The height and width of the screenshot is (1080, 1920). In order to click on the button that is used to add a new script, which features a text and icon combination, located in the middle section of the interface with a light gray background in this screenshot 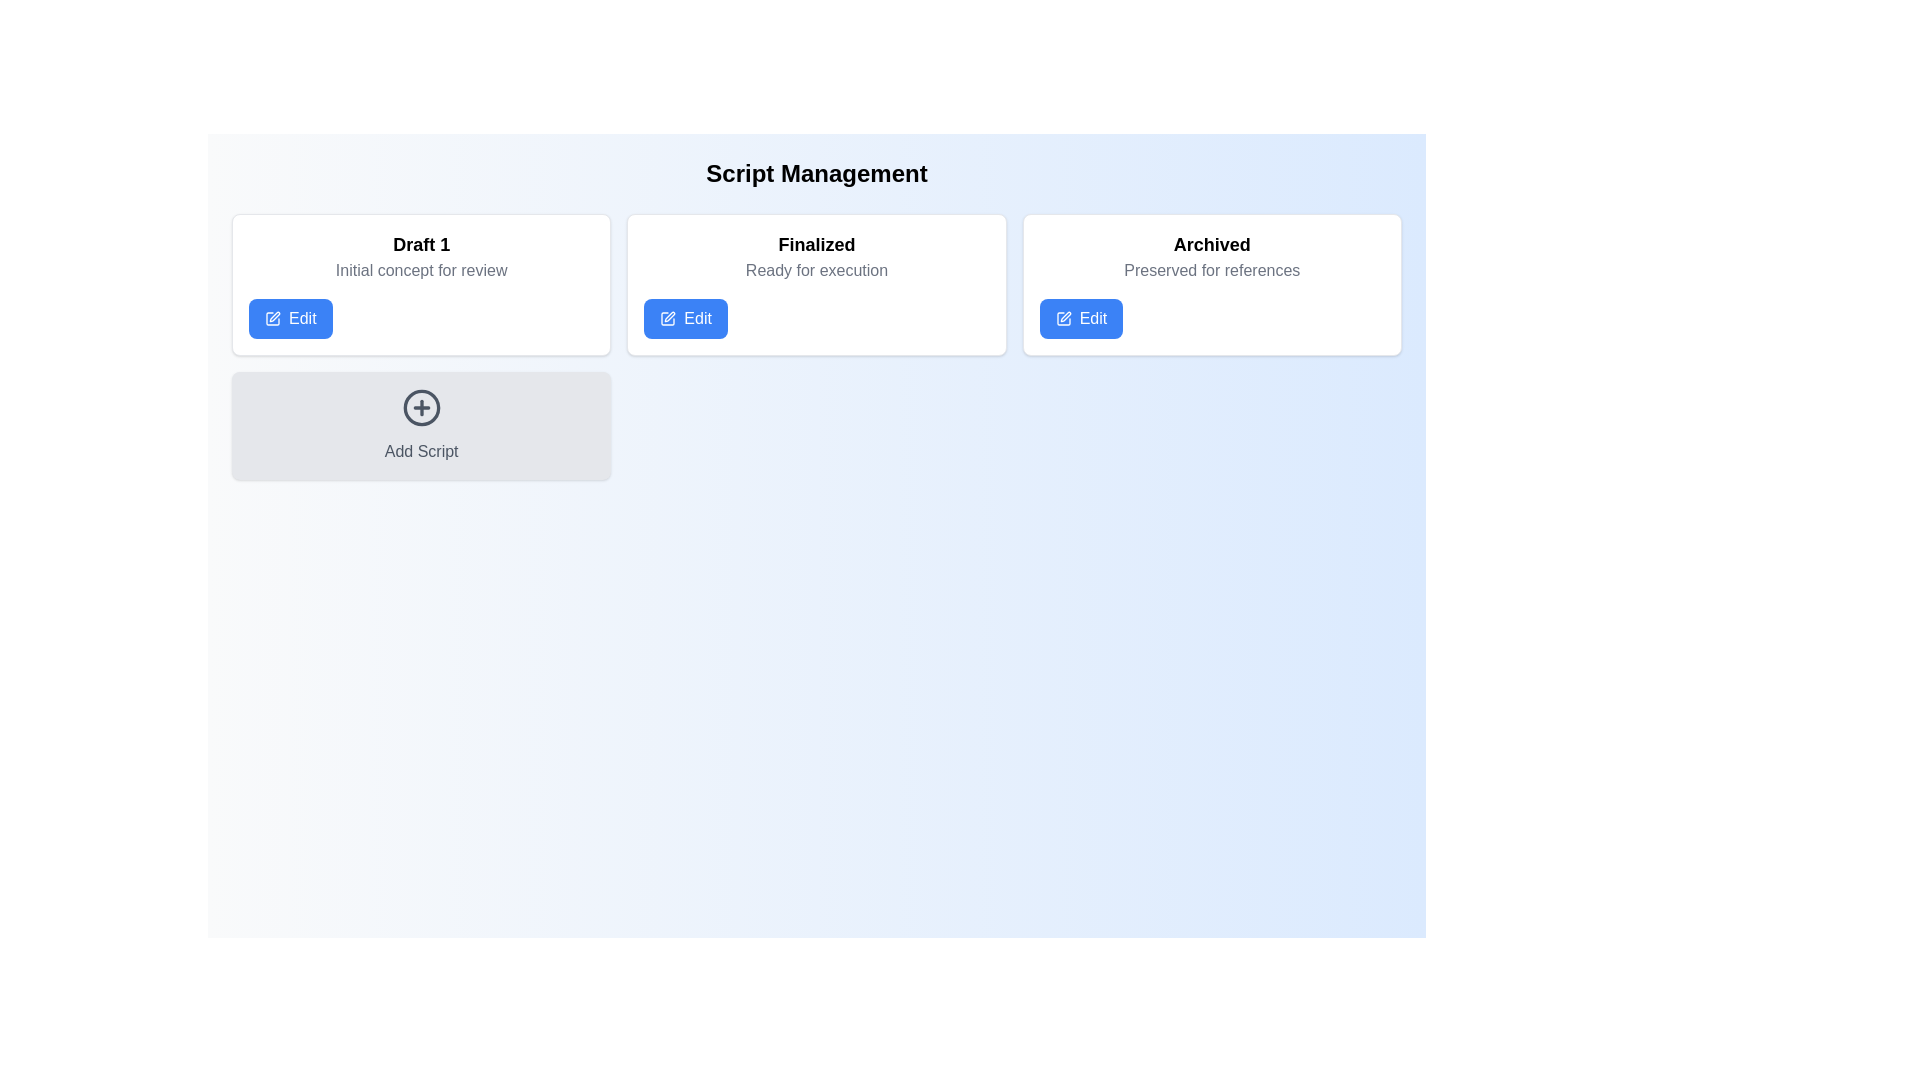, I will do `click(420, 424)`.